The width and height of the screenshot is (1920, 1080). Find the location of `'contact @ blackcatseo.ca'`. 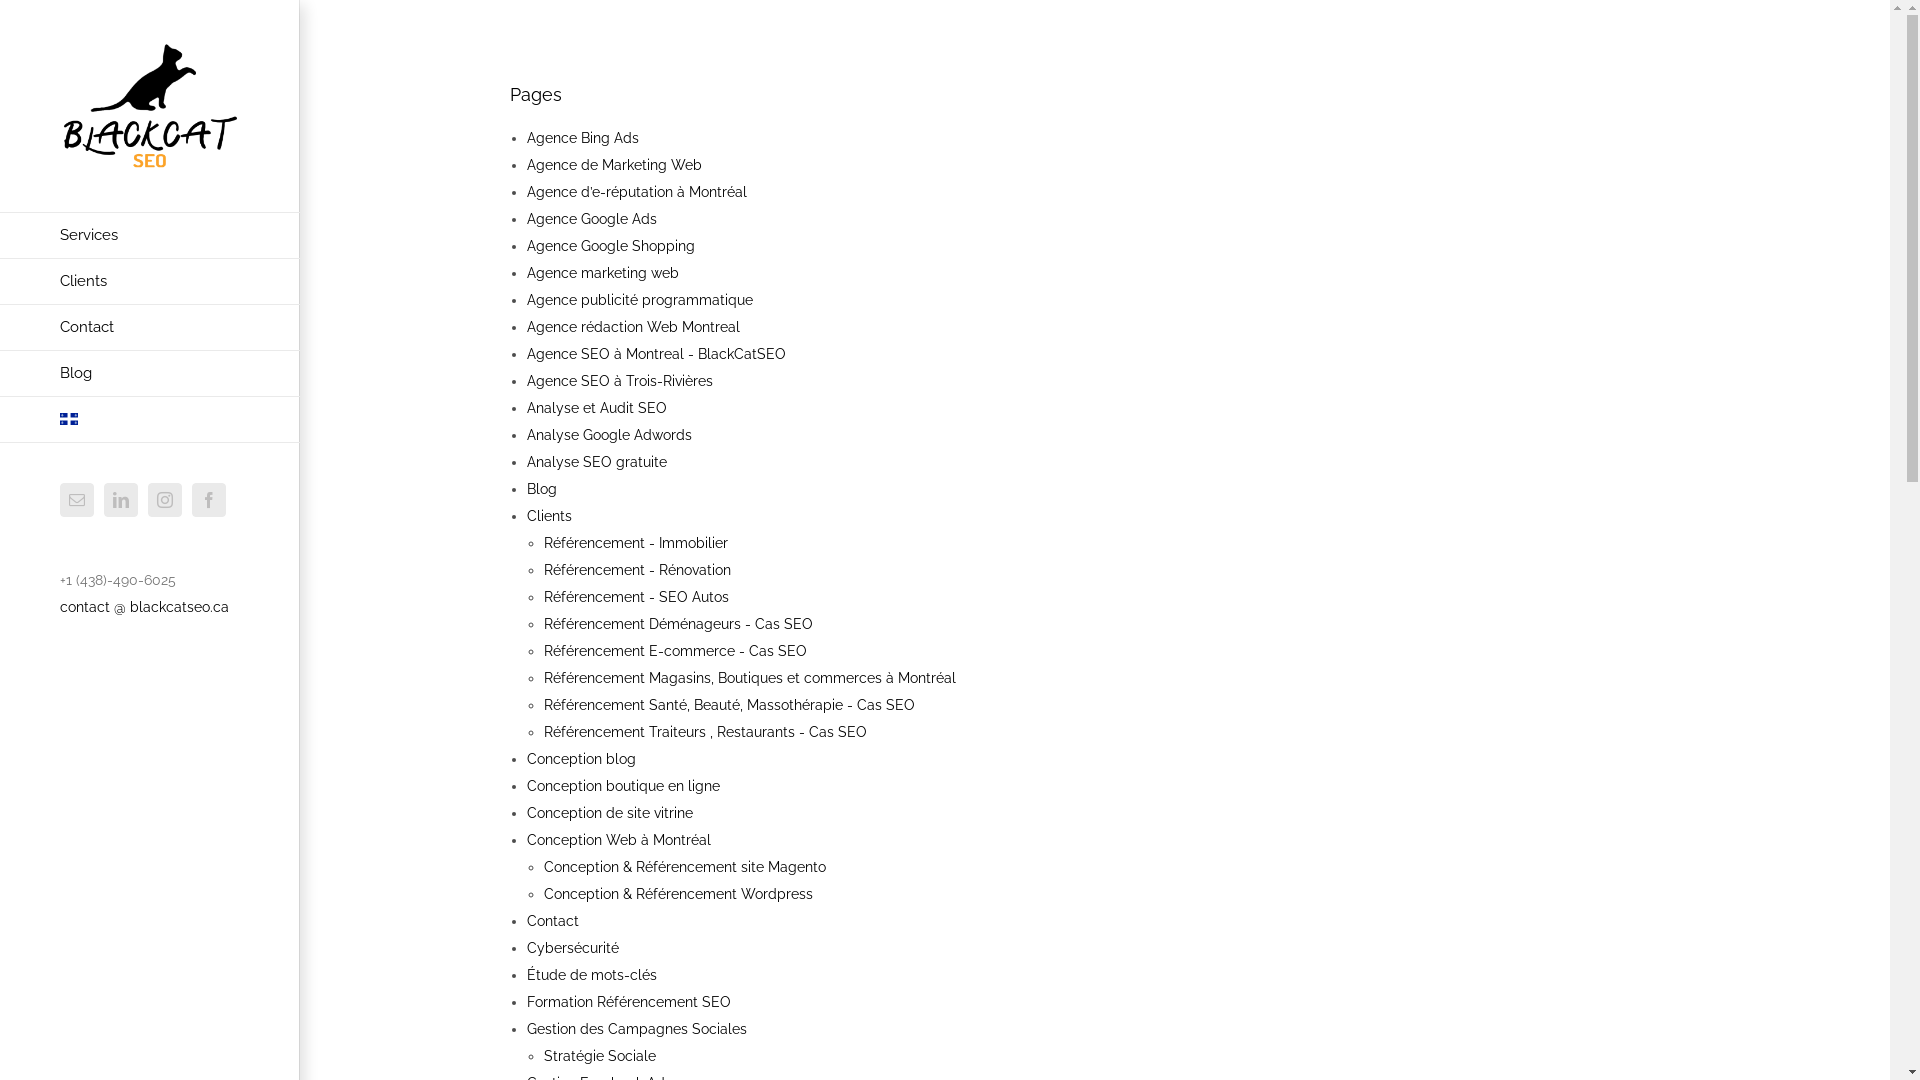

'contact @ blackcatseo.ca' is located at coordinates (143, 605).